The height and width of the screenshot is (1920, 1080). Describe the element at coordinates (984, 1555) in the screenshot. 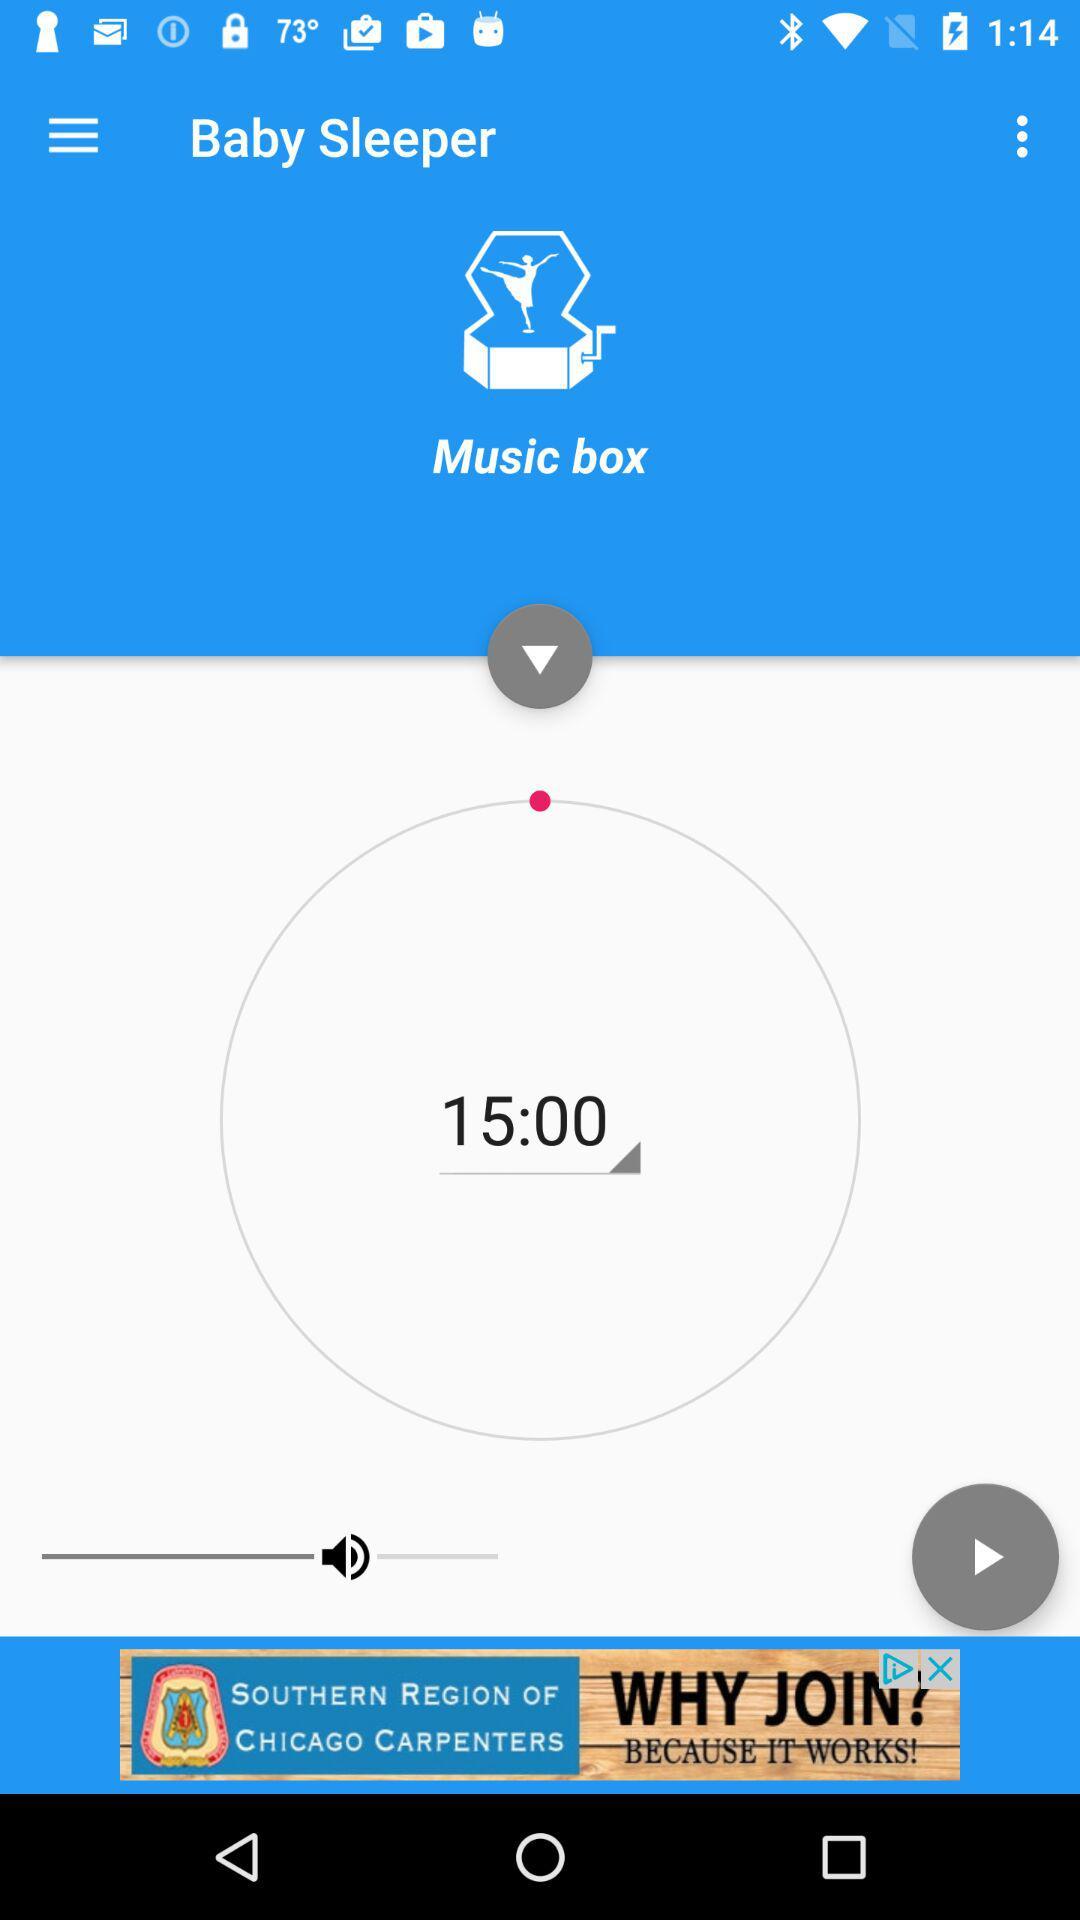

I see `play` at that location.